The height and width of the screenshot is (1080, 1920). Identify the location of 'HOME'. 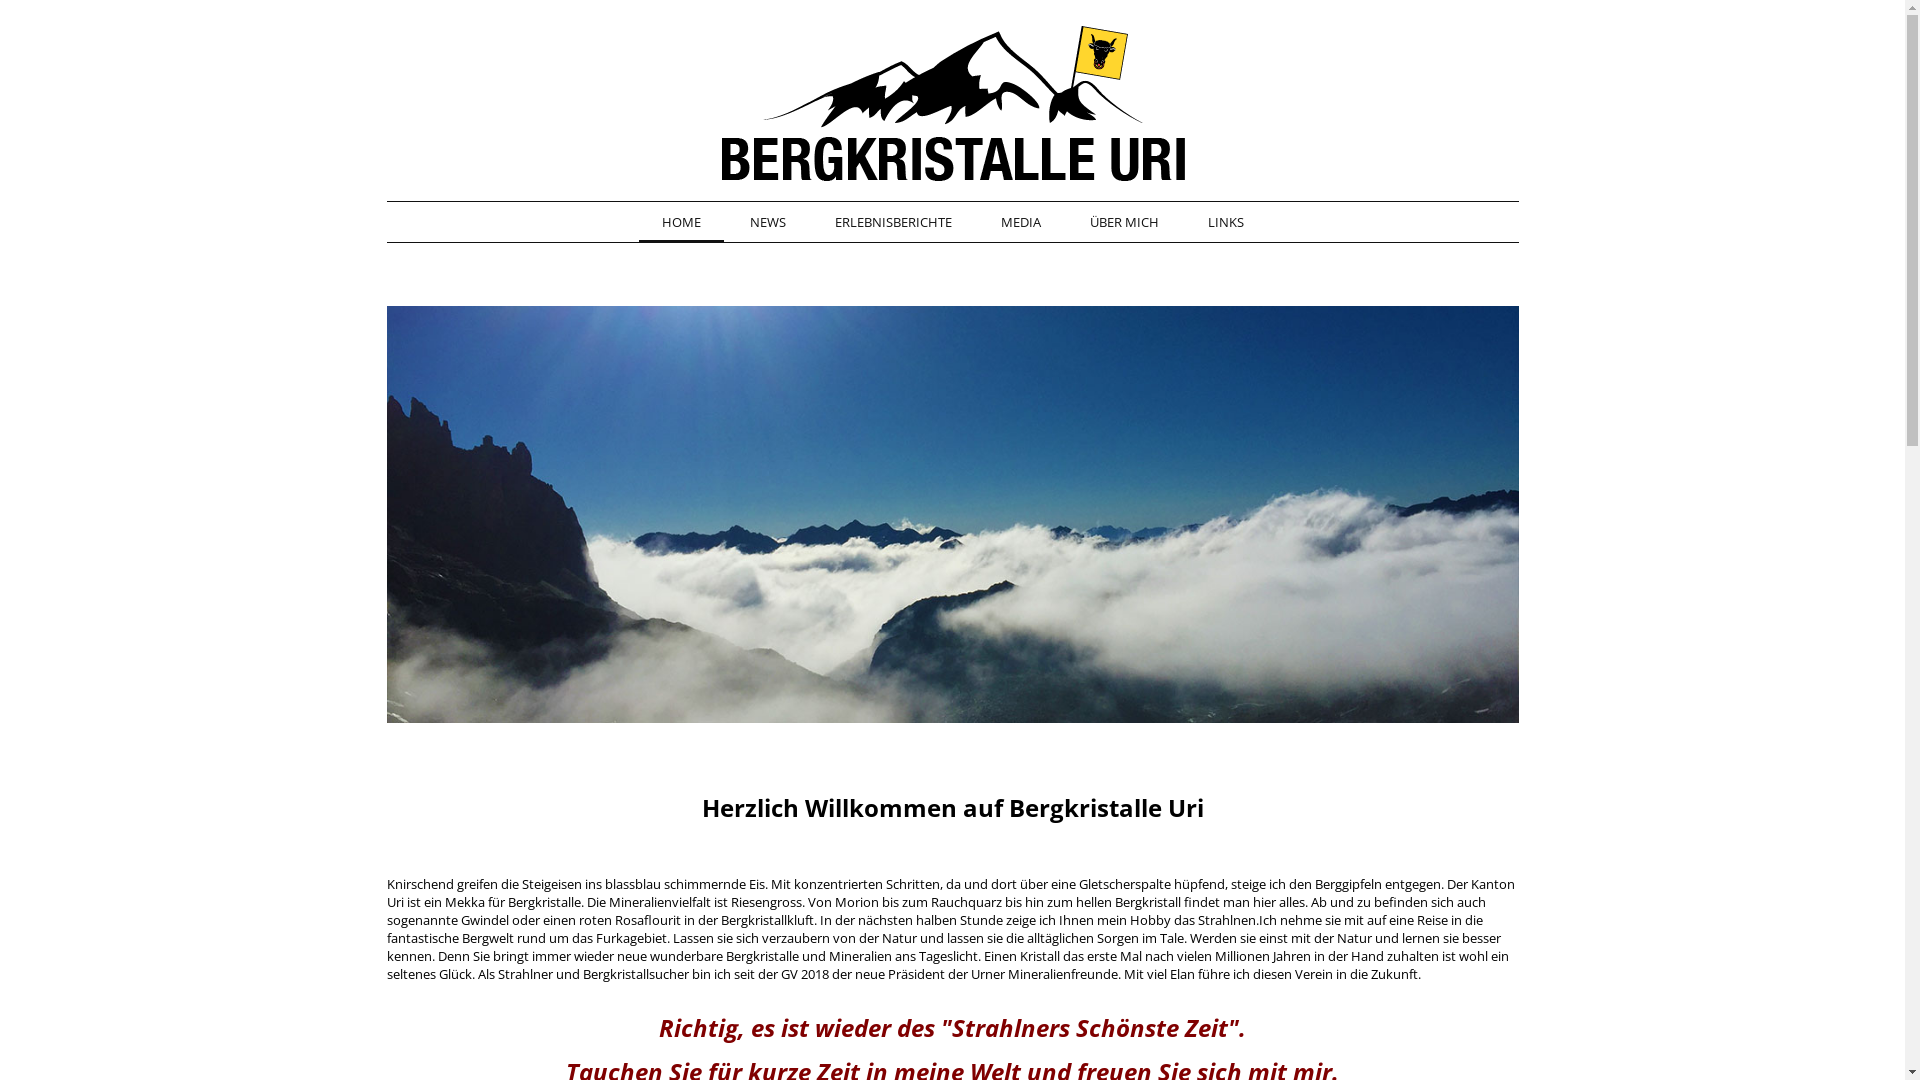
(680, 223).